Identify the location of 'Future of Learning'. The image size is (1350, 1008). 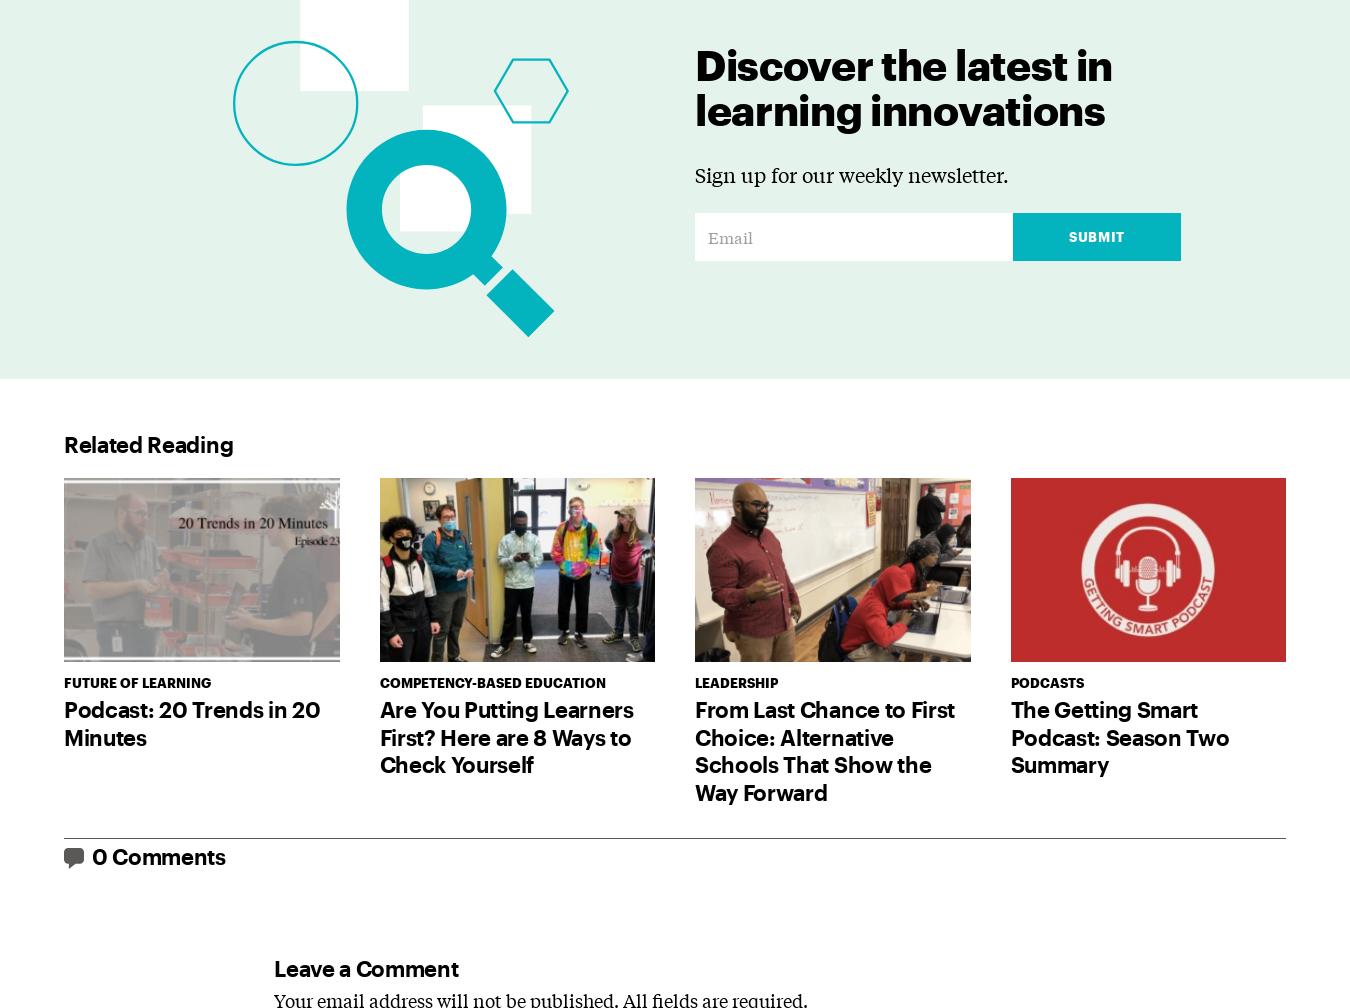
(137, 682).